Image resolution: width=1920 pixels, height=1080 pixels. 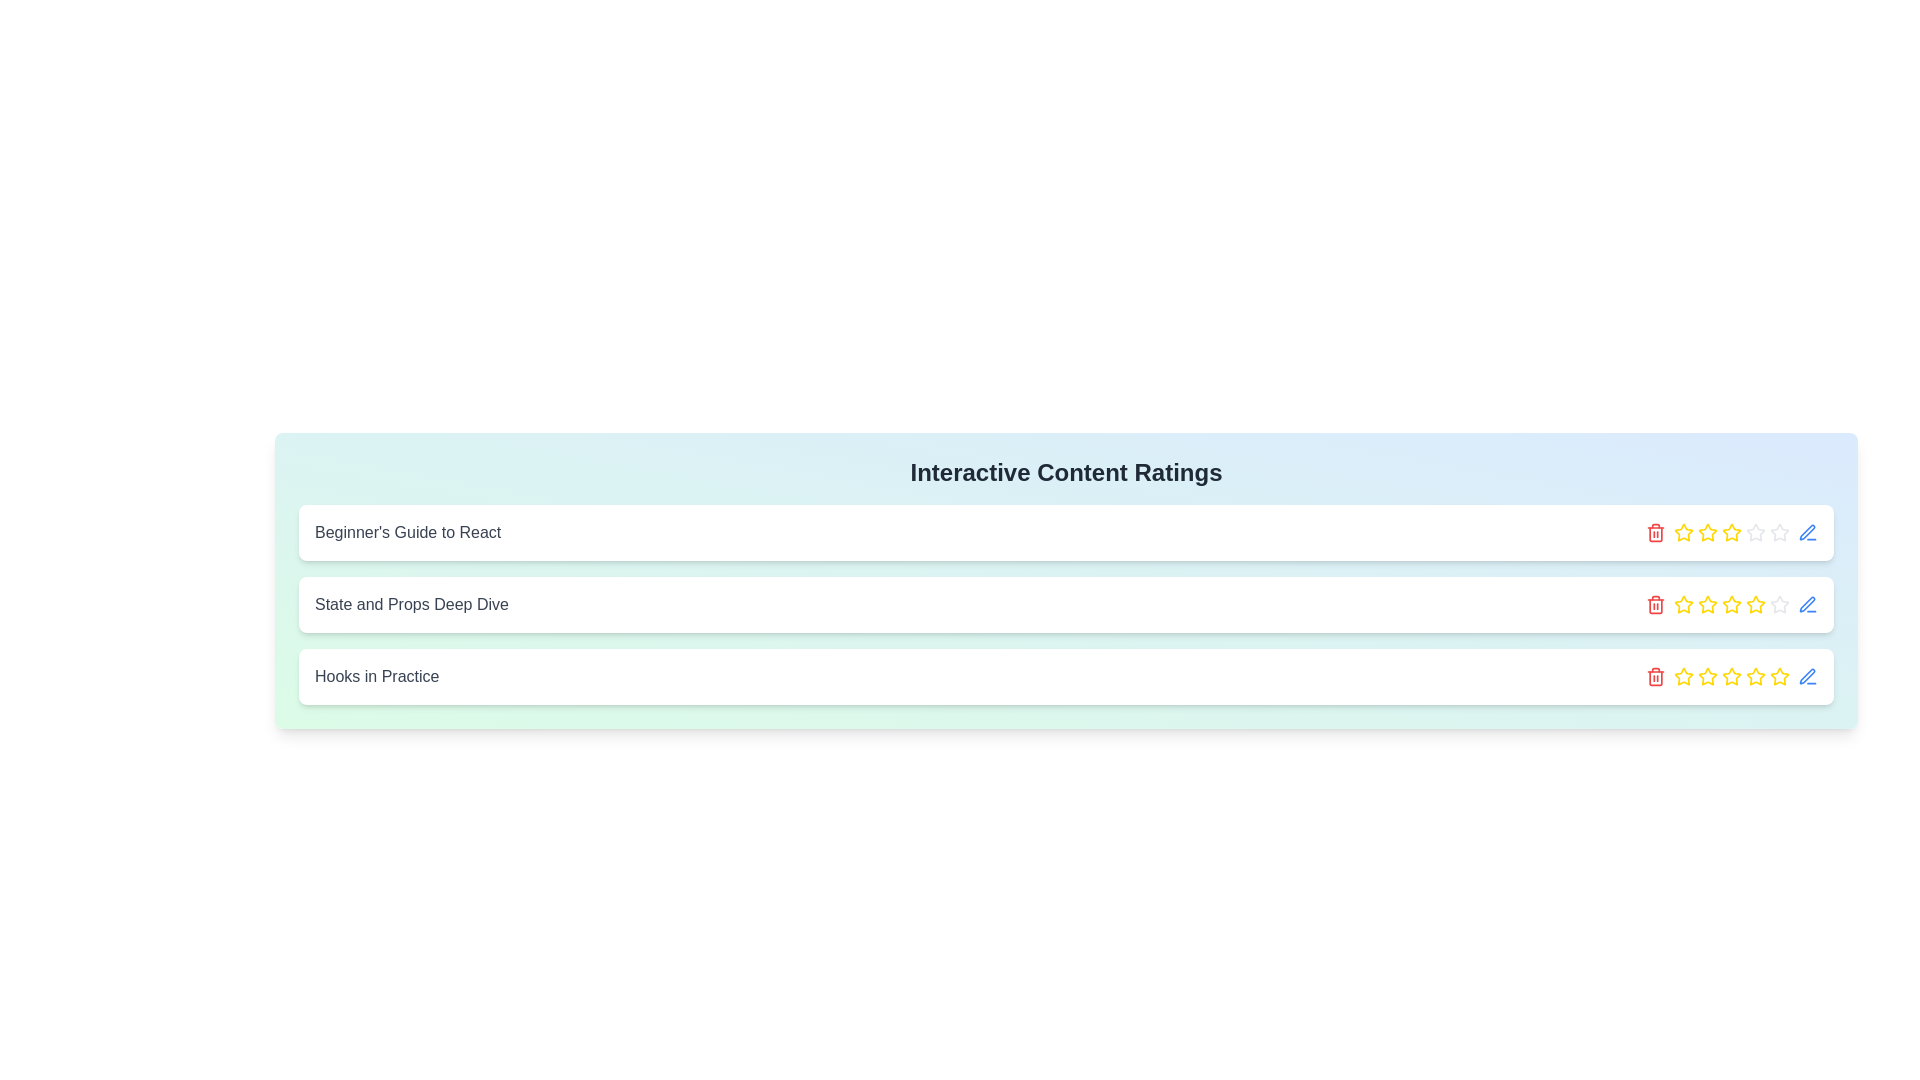 I want to click on the third yellow star icon in the rating system for 'State and Props Deep Dive' to rate a value, so click(x=1706, y=603).